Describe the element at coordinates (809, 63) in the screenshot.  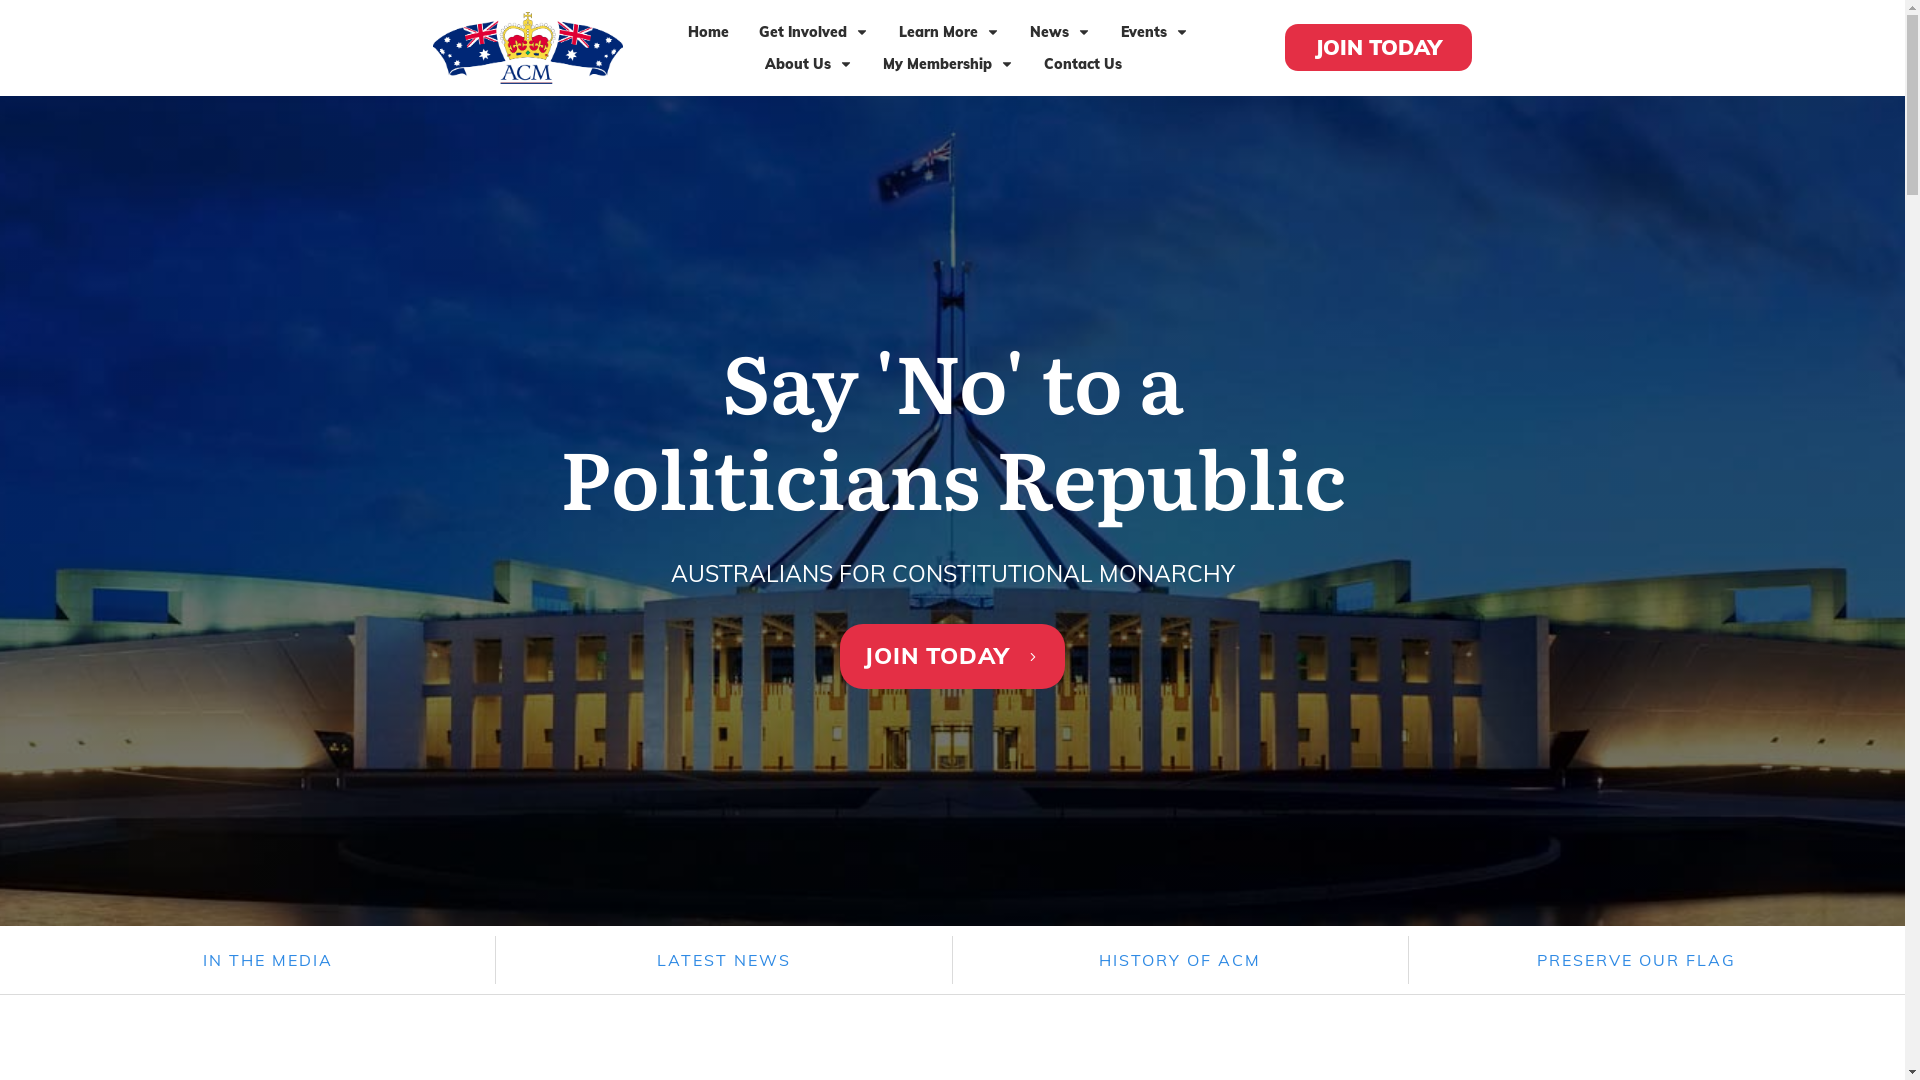
I see `'About Us'` at that location.